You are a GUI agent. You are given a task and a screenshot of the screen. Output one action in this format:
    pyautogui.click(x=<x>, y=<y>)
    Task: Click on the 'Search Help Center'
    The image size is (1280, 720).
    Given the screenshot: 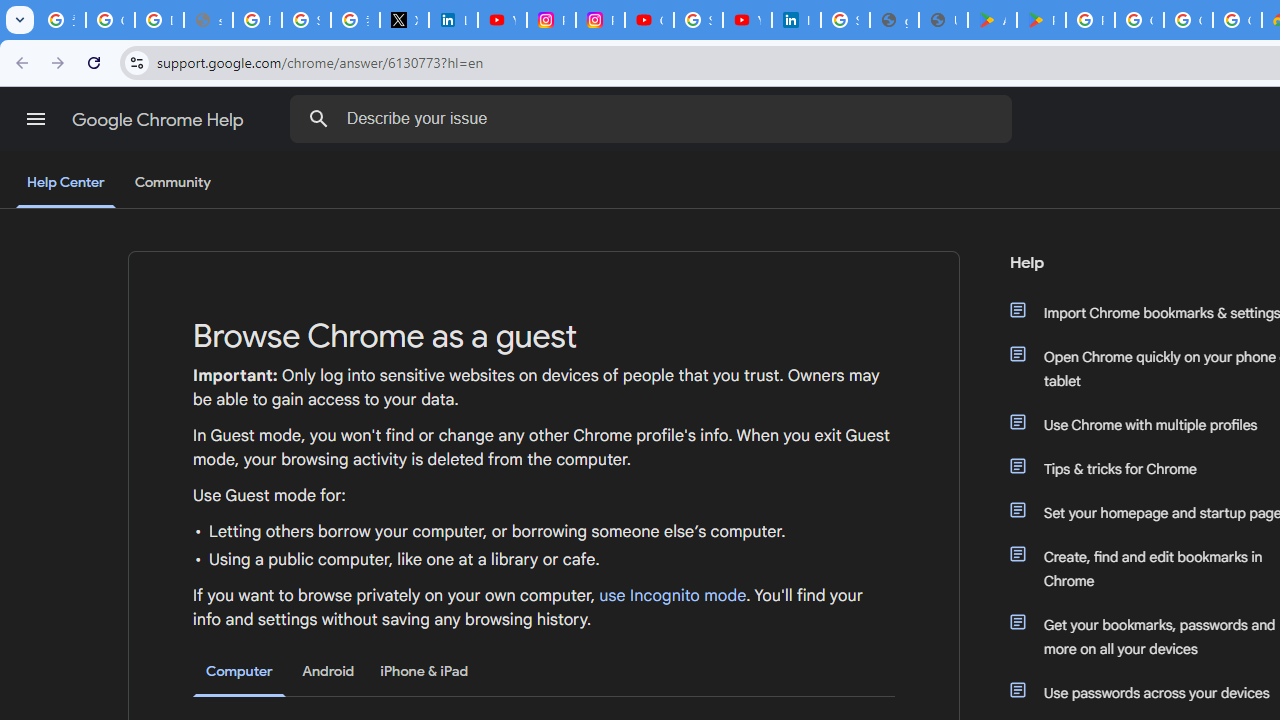 What is the action you would take?
    pyautogui.click(x=317, y=118)
    